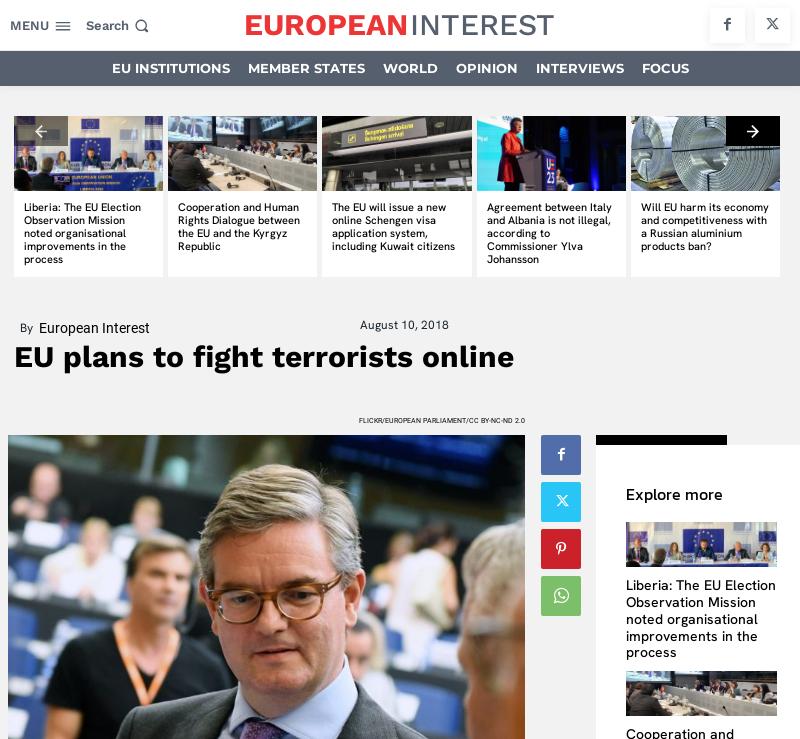 Image resolution: width=800 pixels, height=739 pixels. Describe the element at coordinates (404, 520) in the screenshot. I see `'Privacy Policy'` at that location.